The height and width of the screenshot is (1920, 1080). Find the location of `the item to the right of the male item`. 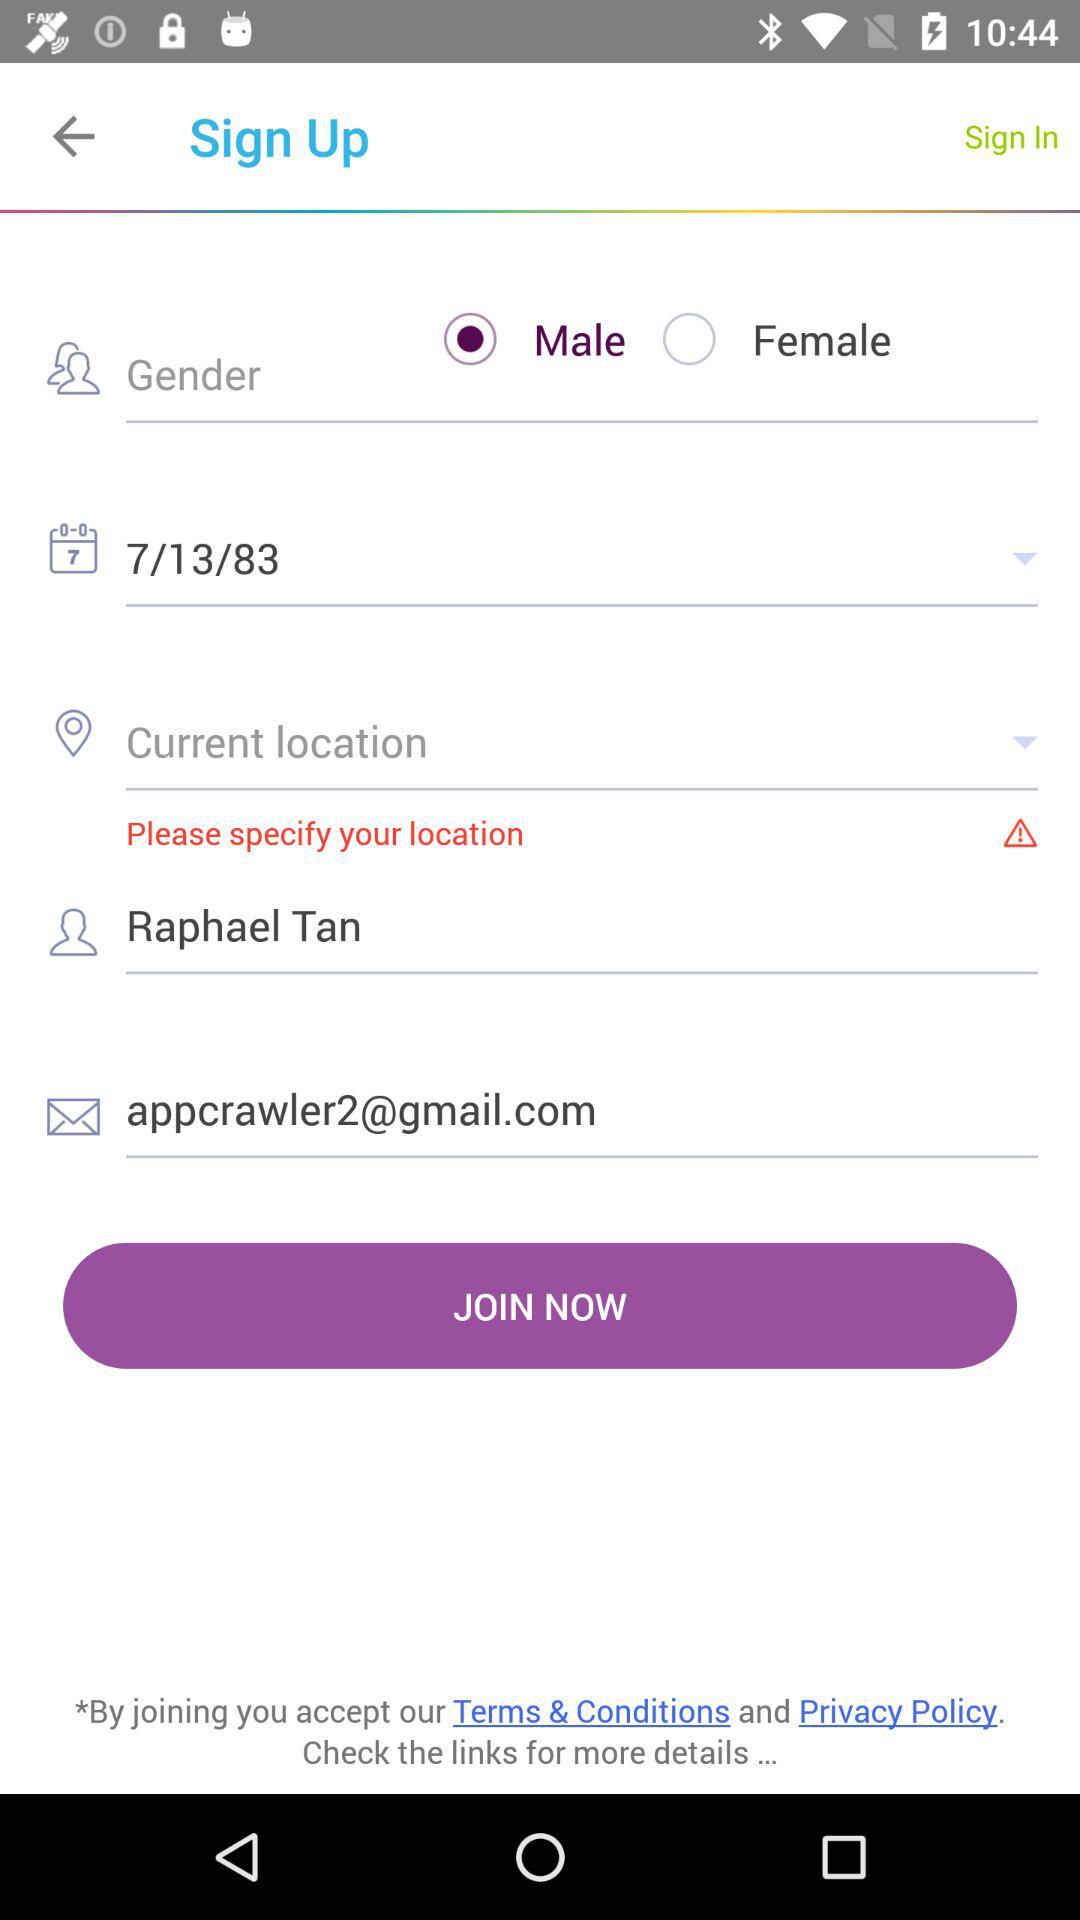

the item to the right of the male item is located at coordinates (759, 339).